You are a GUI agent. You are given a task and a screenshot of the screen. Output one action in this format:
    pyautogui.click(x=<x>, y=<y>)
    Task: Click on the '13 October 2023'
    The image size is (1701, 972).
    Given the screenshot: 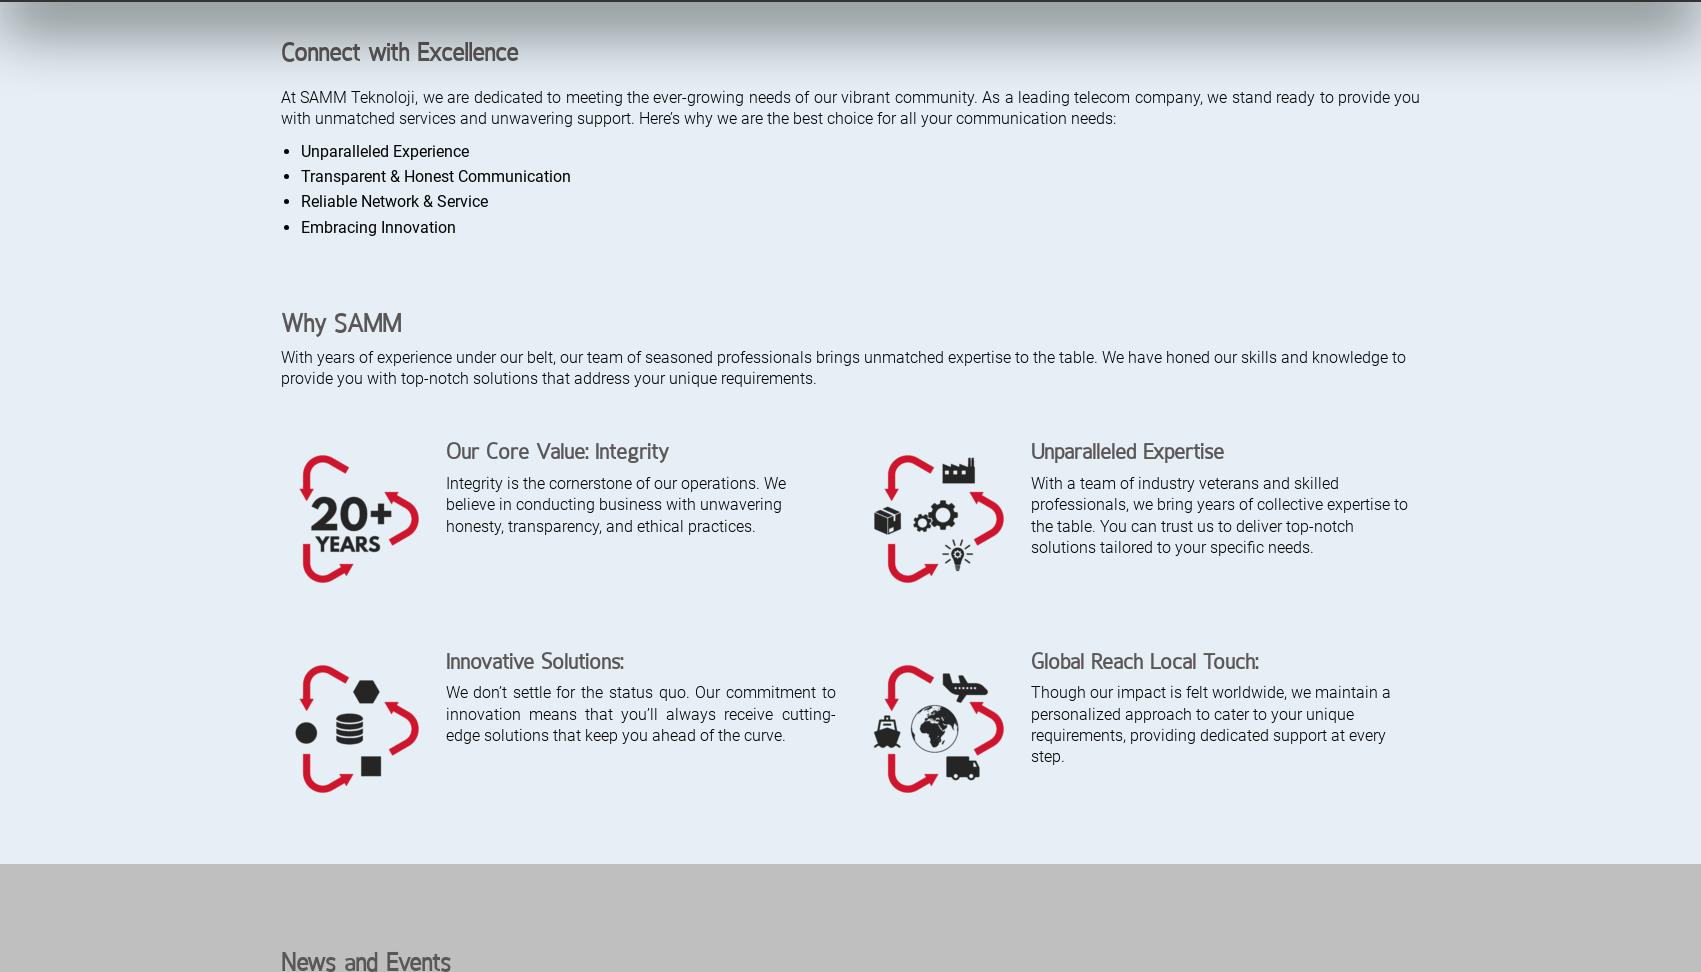 What is the action you would take?
    pyautogui.click(x=881, y=437)
    